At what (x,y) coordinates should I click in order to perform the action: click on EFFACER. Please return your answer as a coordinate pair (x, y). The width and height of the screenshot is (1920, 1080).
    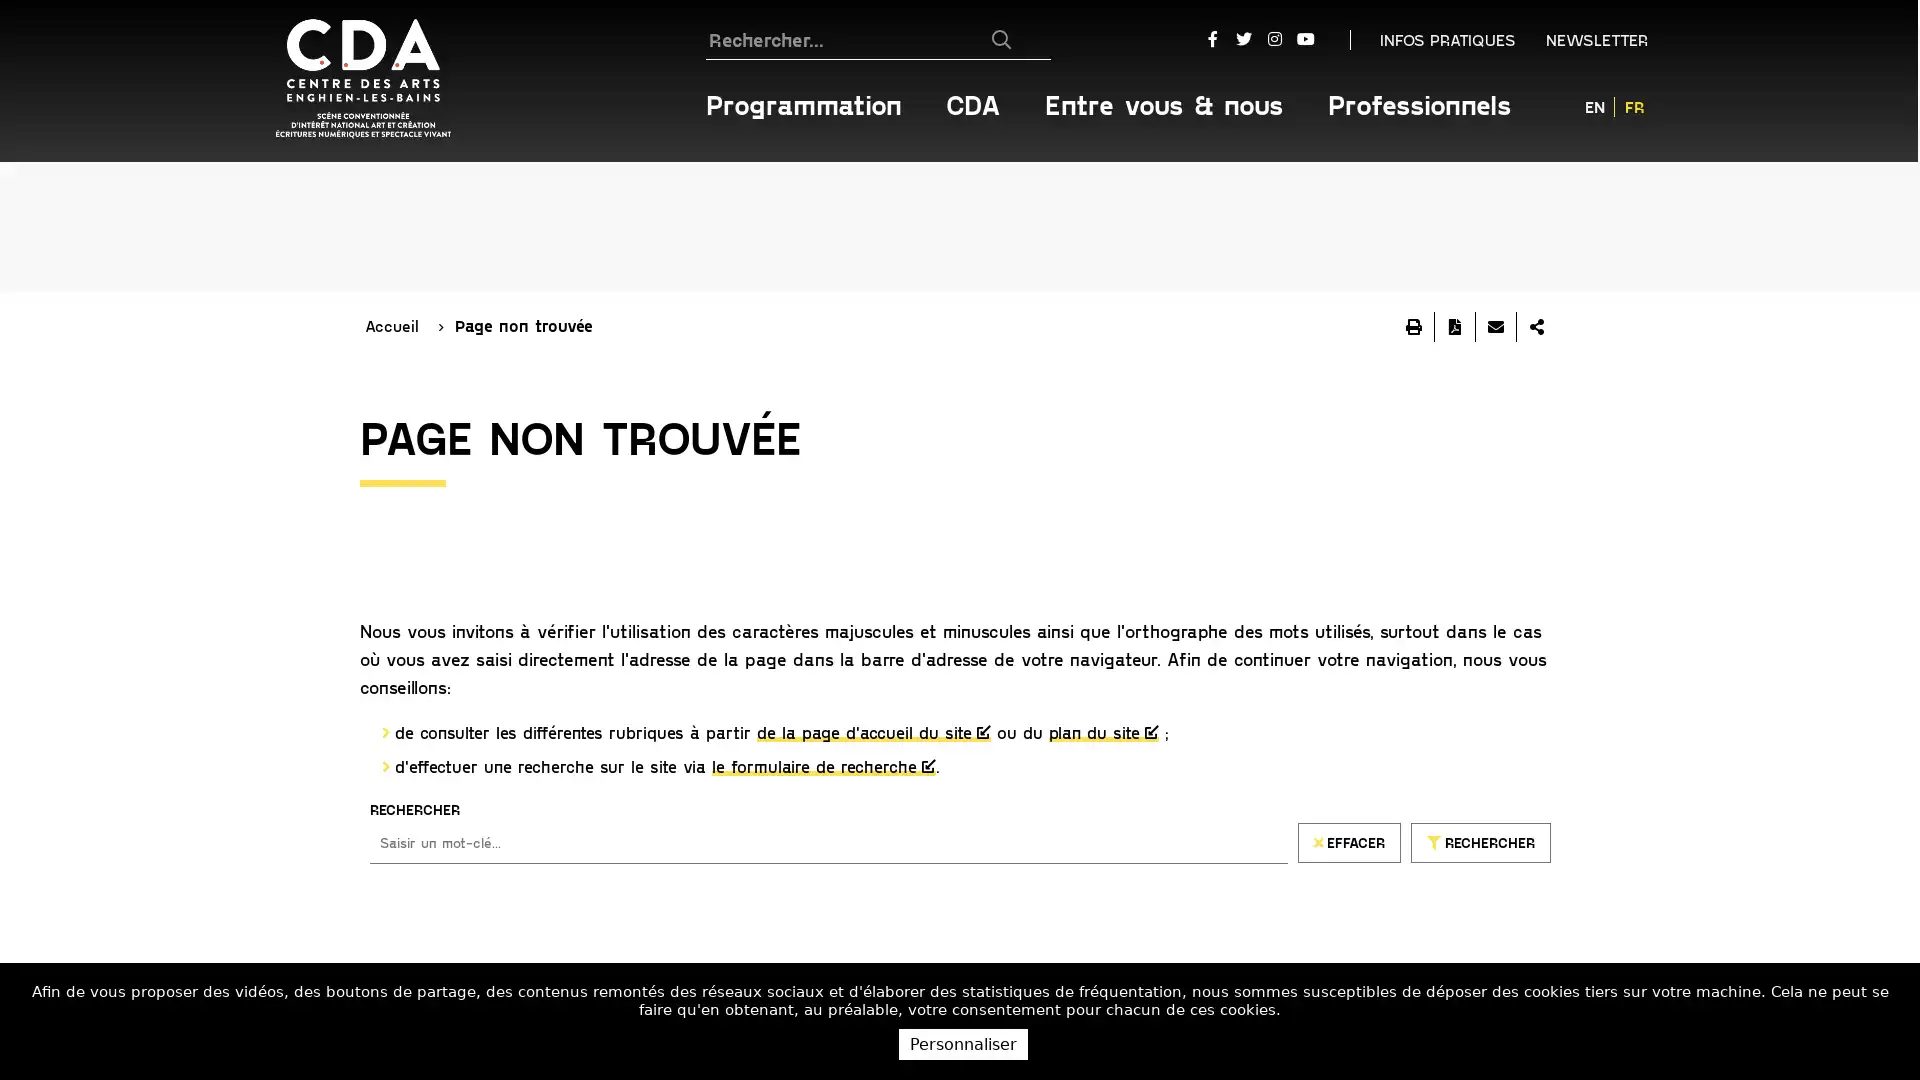
    Looking at the image, I should click on (1348, 711).